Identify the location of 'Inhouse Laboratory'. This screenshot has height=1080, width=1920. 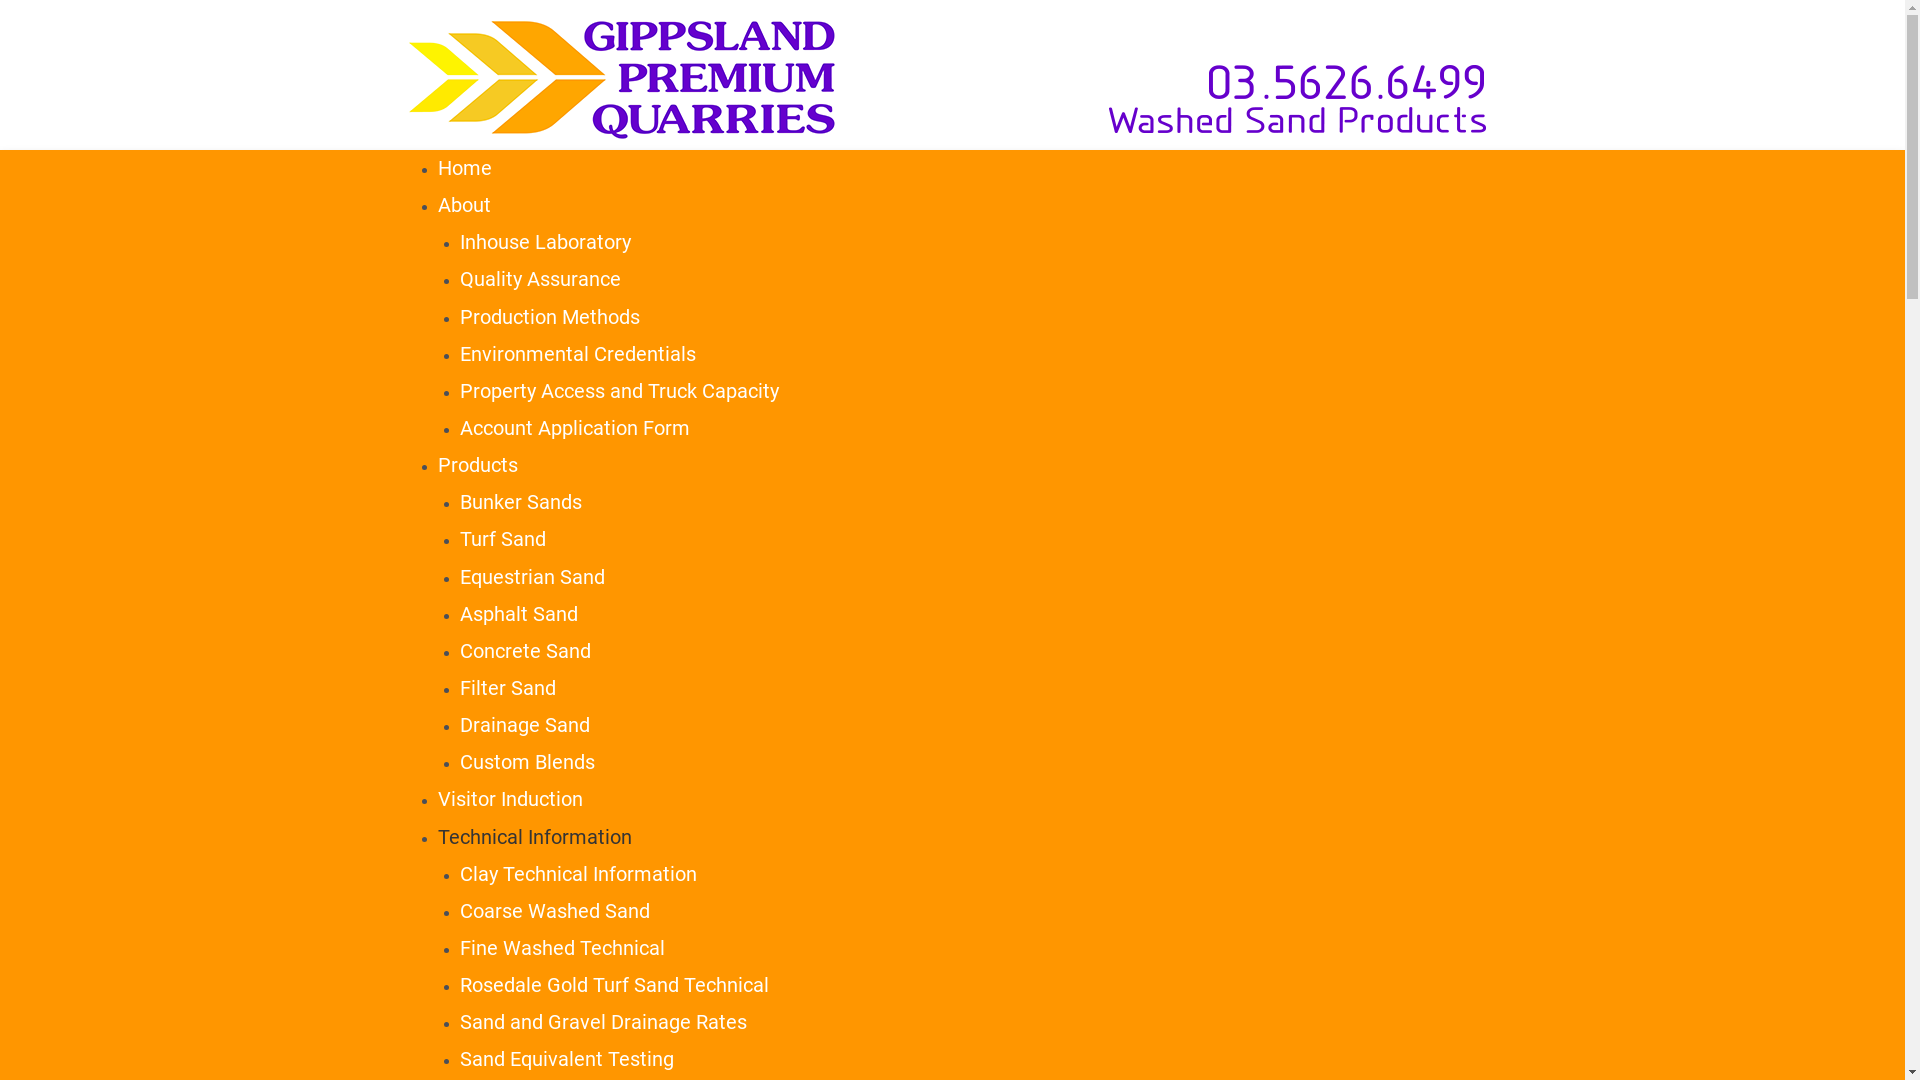
(459, 241).